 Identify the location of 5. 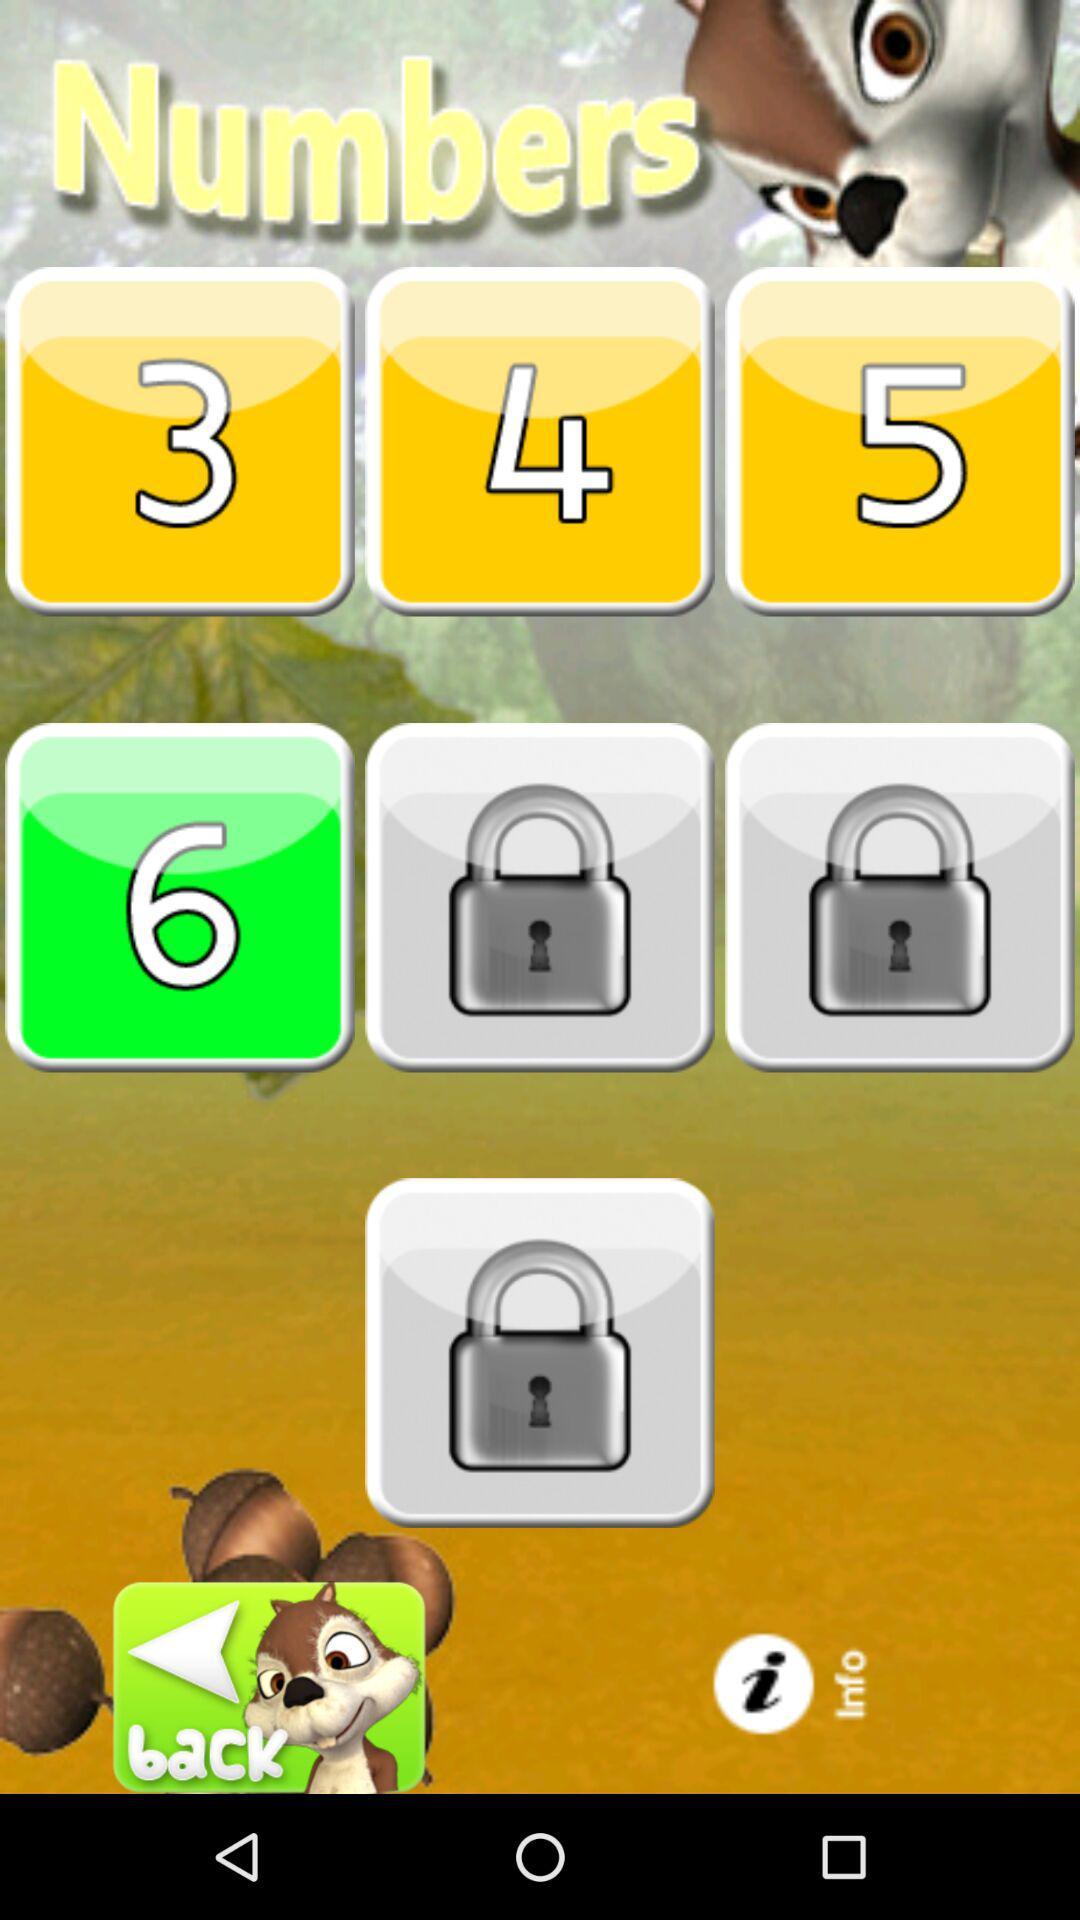
(898, 440).